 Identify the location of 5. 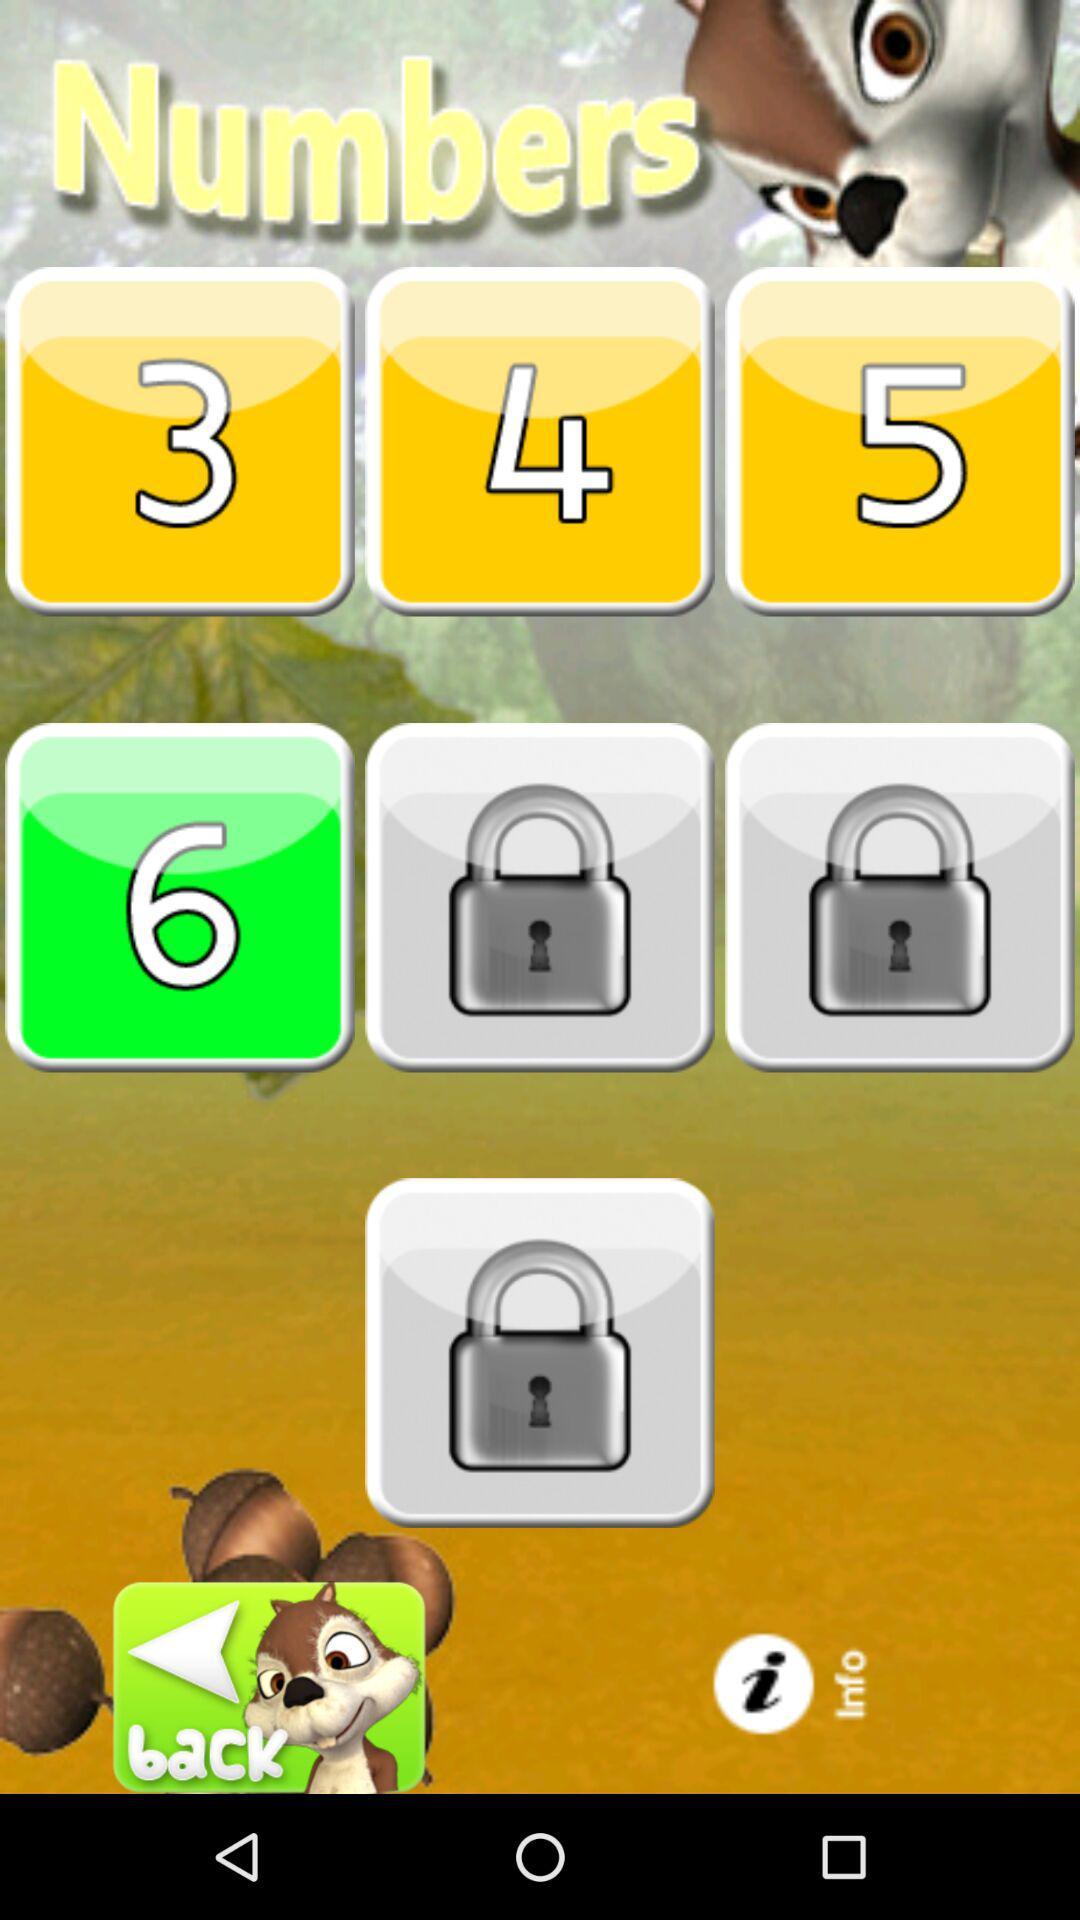
(898, 440).